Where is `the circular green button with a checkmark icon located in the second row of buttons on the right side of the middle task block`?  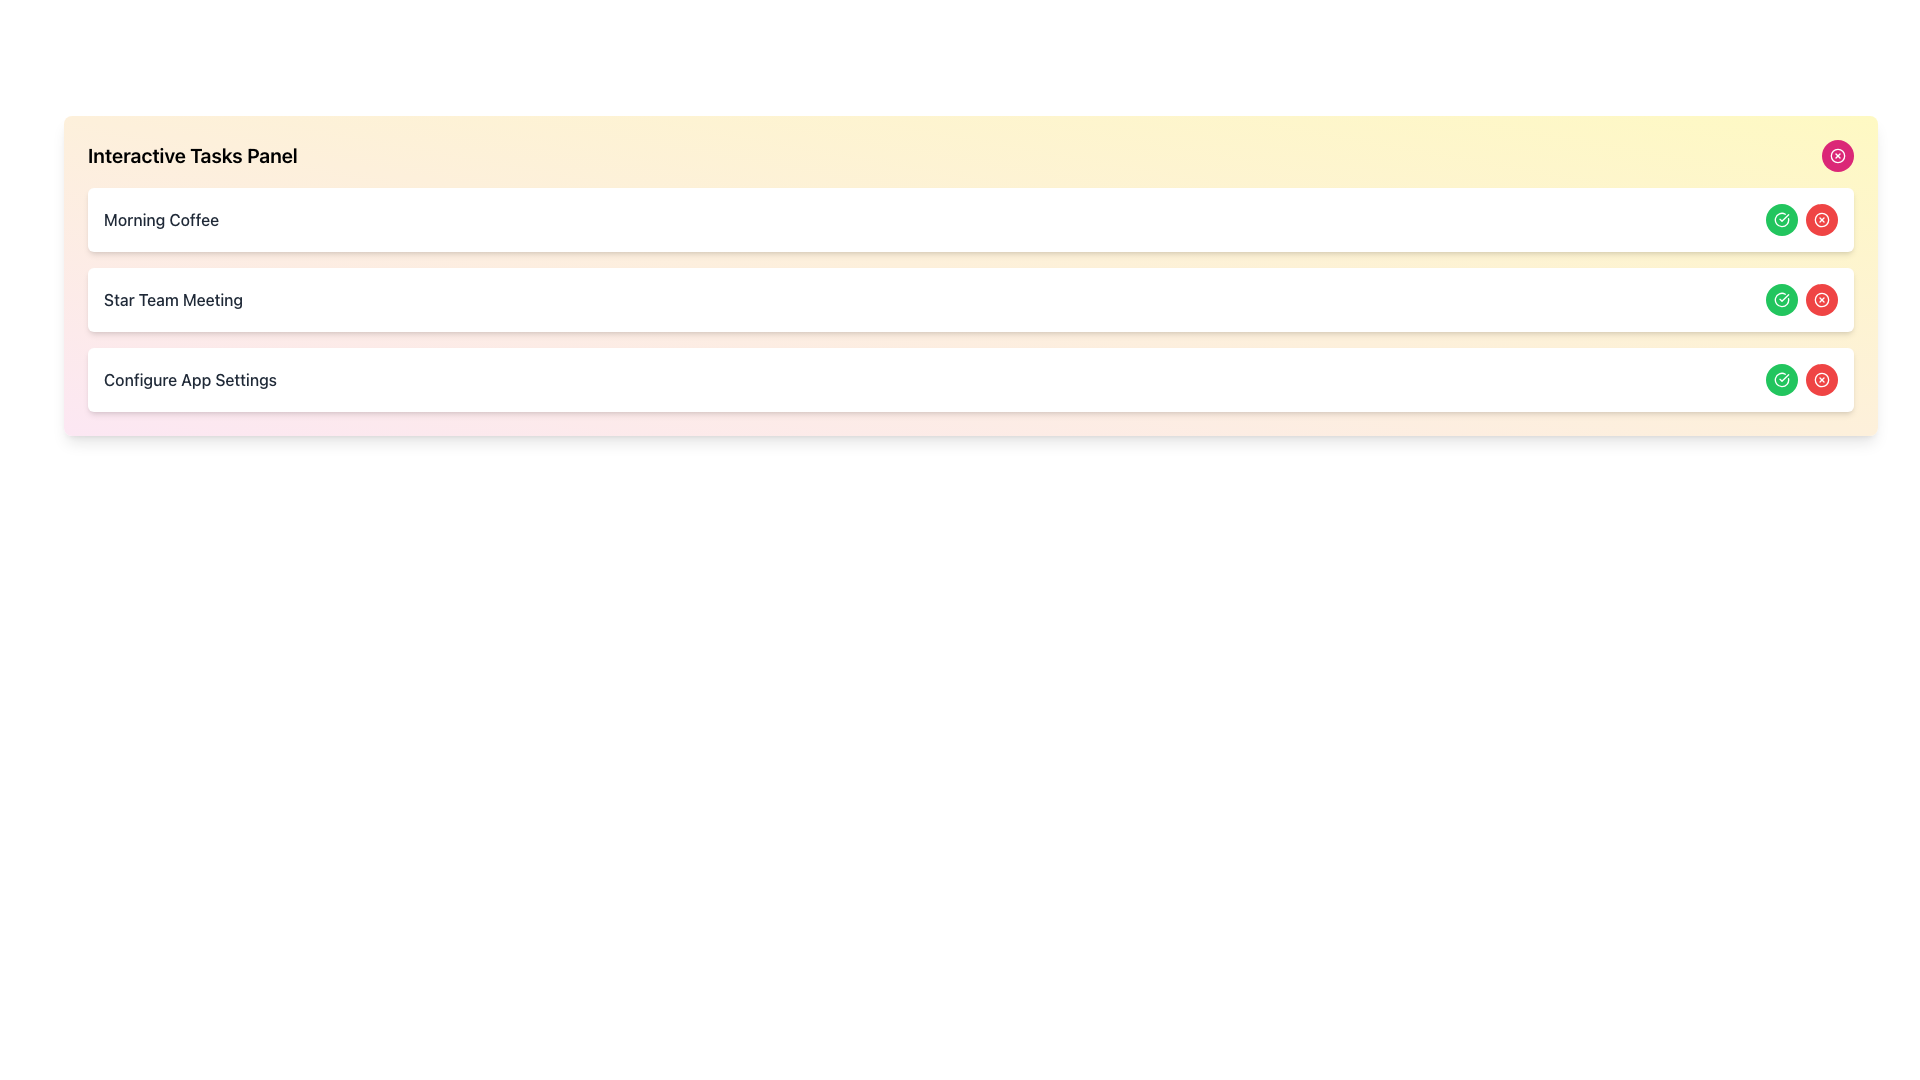 the circular green button with a checkmark icon located in the second row of buttons on the right side of the middle task block is located at coordinates (1781, 219).